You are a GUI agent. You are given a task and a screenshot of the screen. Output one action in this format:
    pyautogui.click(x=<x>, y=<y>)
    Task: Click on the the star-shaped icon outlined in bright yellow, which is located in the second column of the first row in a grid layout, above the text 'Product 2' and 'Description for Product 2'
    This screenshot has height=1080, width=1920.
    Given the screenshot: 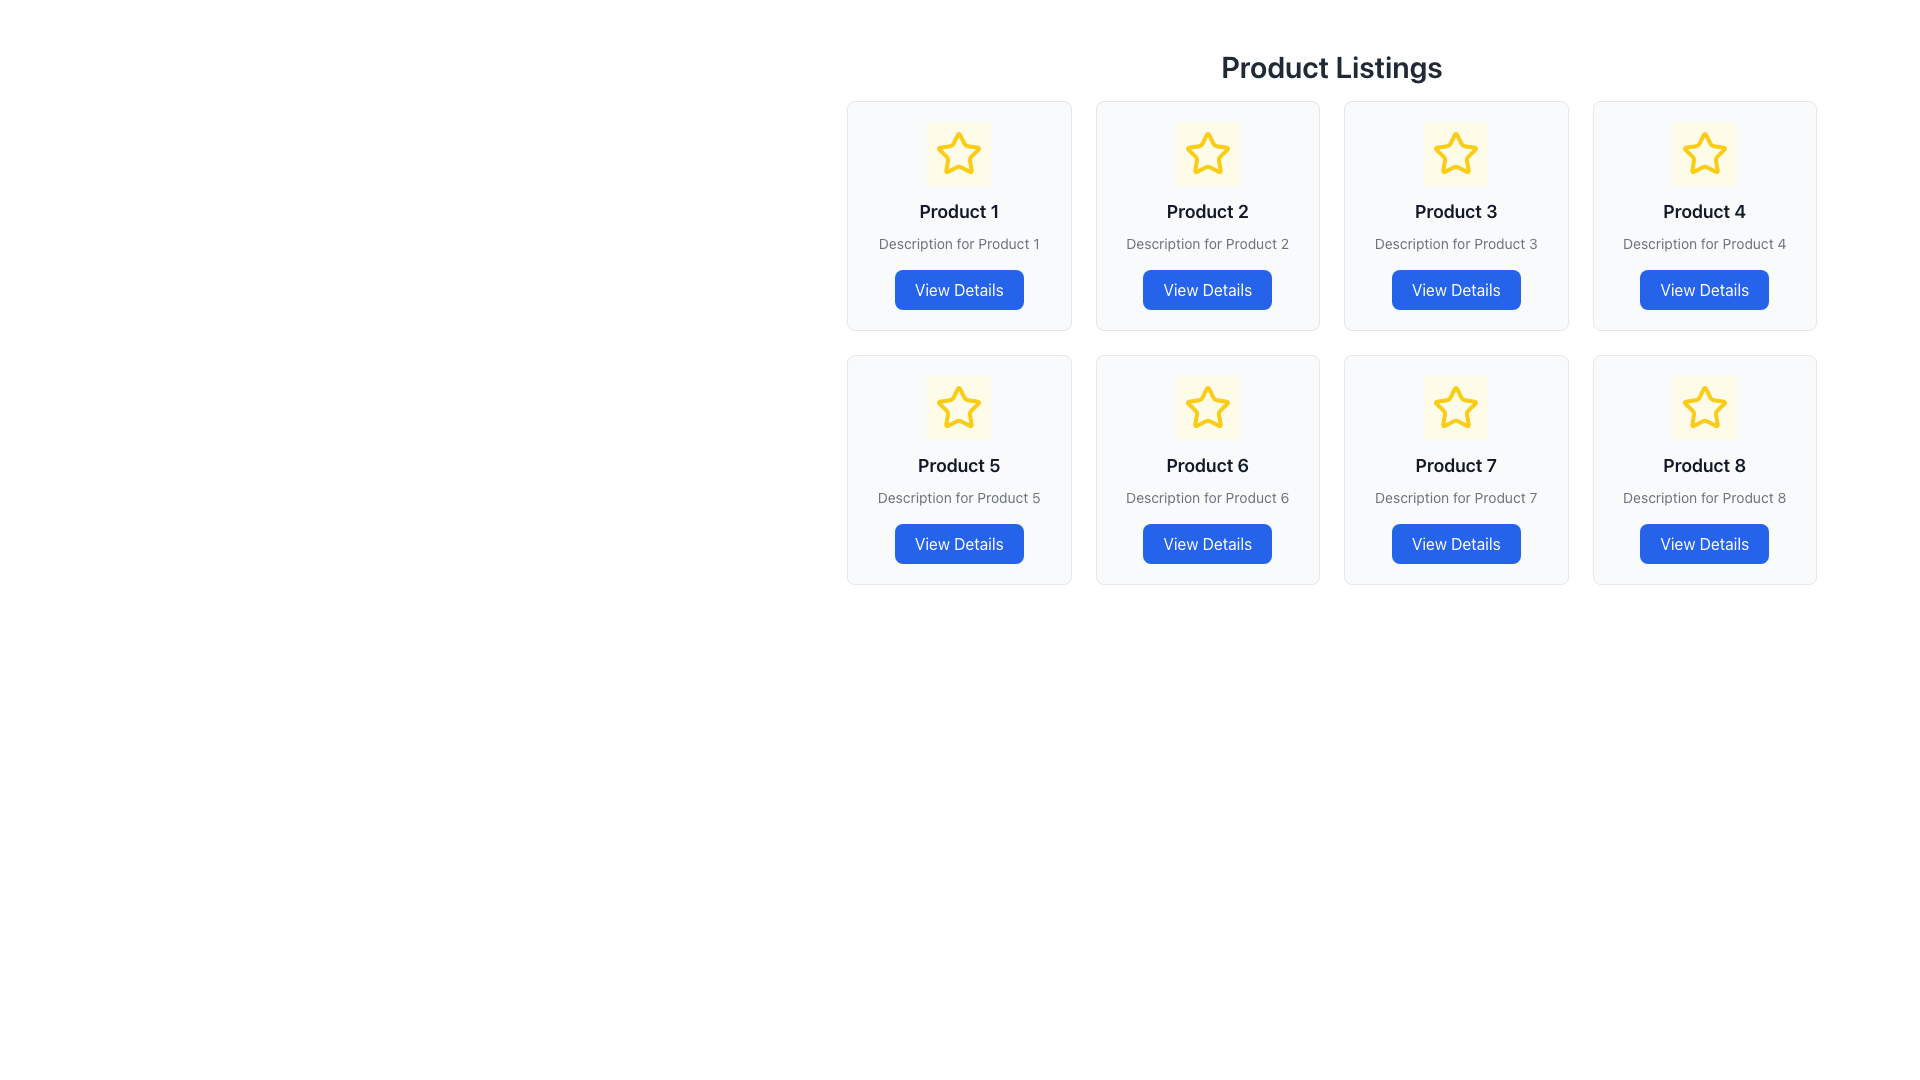 What is the action you would take?
    pyautogui.click(x=1206, y=153)
    